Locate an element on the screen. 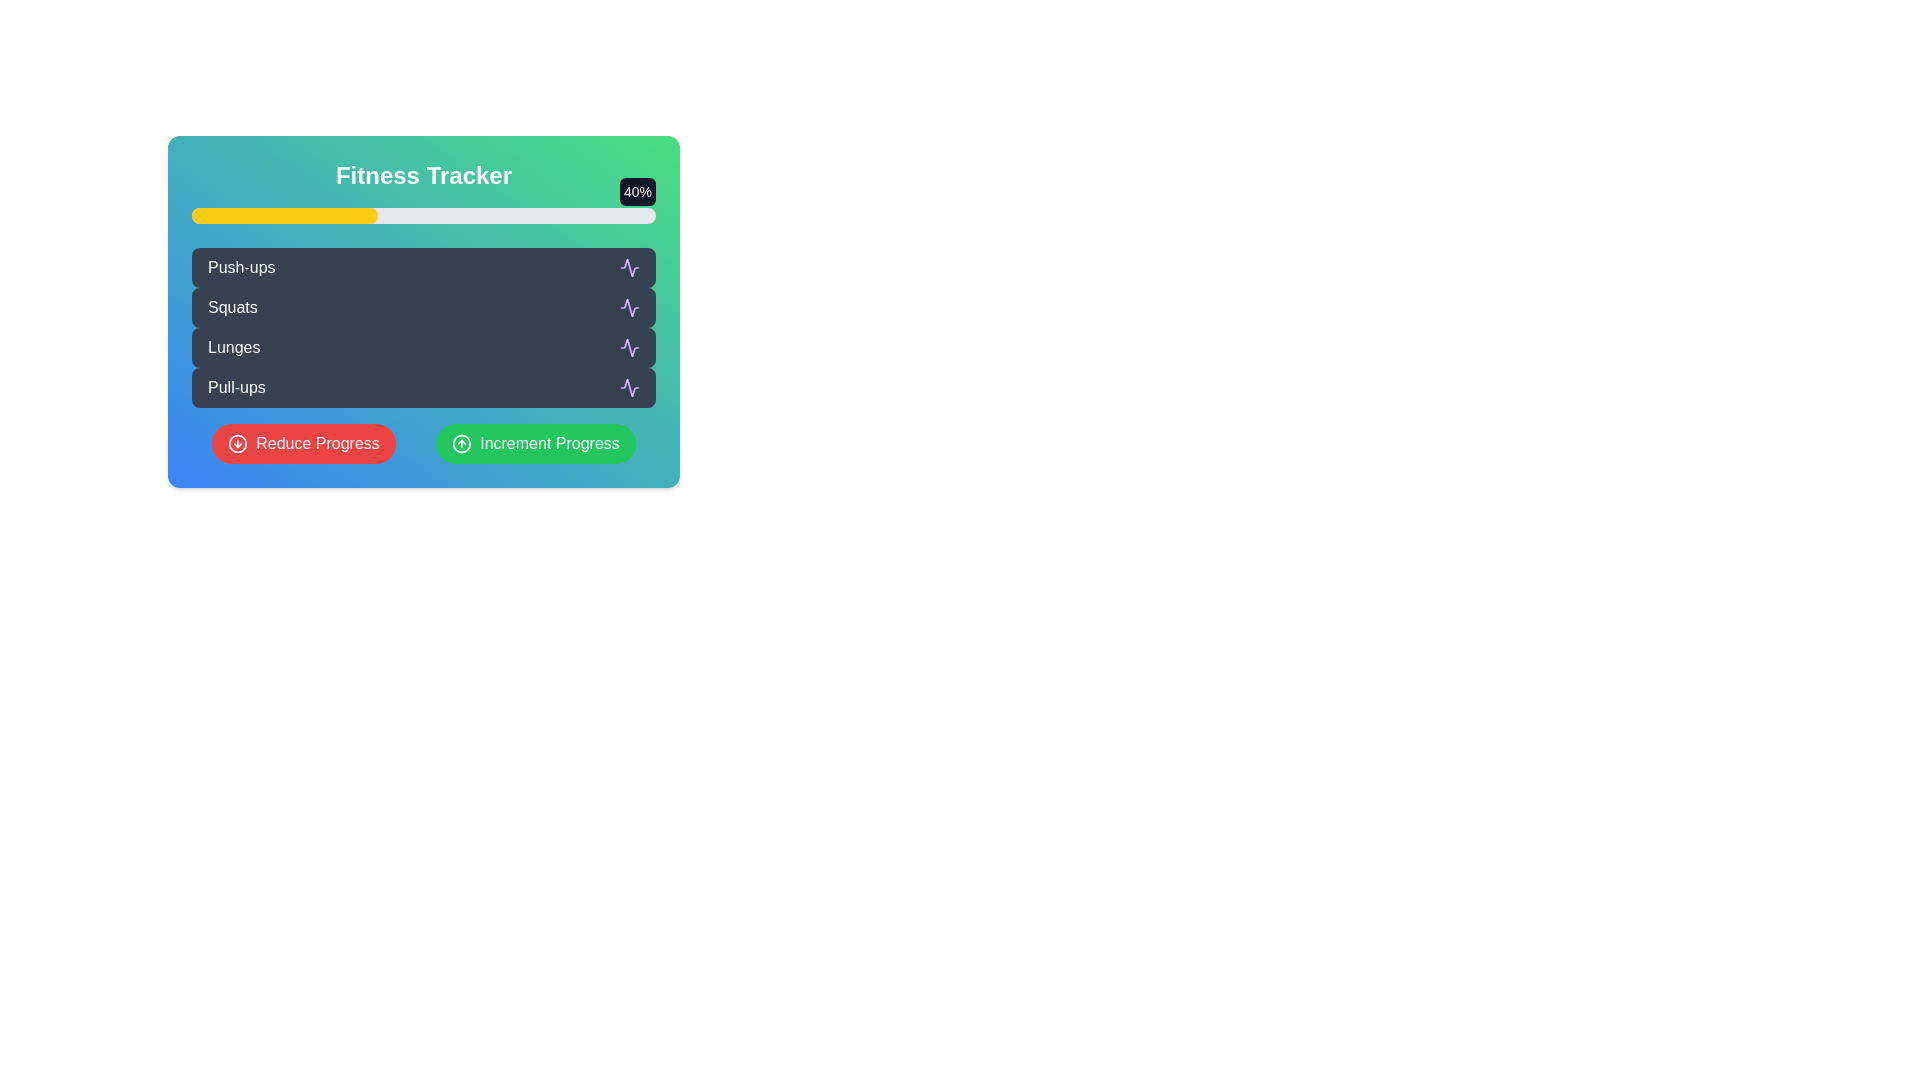 Image resolution: width=1920 pixels, height=1080 pixels. the circular icon with an upward-pointing arrow, located within the 'Increment Progress' button at the bottom right of the interface is located at coordinates (461, 442).